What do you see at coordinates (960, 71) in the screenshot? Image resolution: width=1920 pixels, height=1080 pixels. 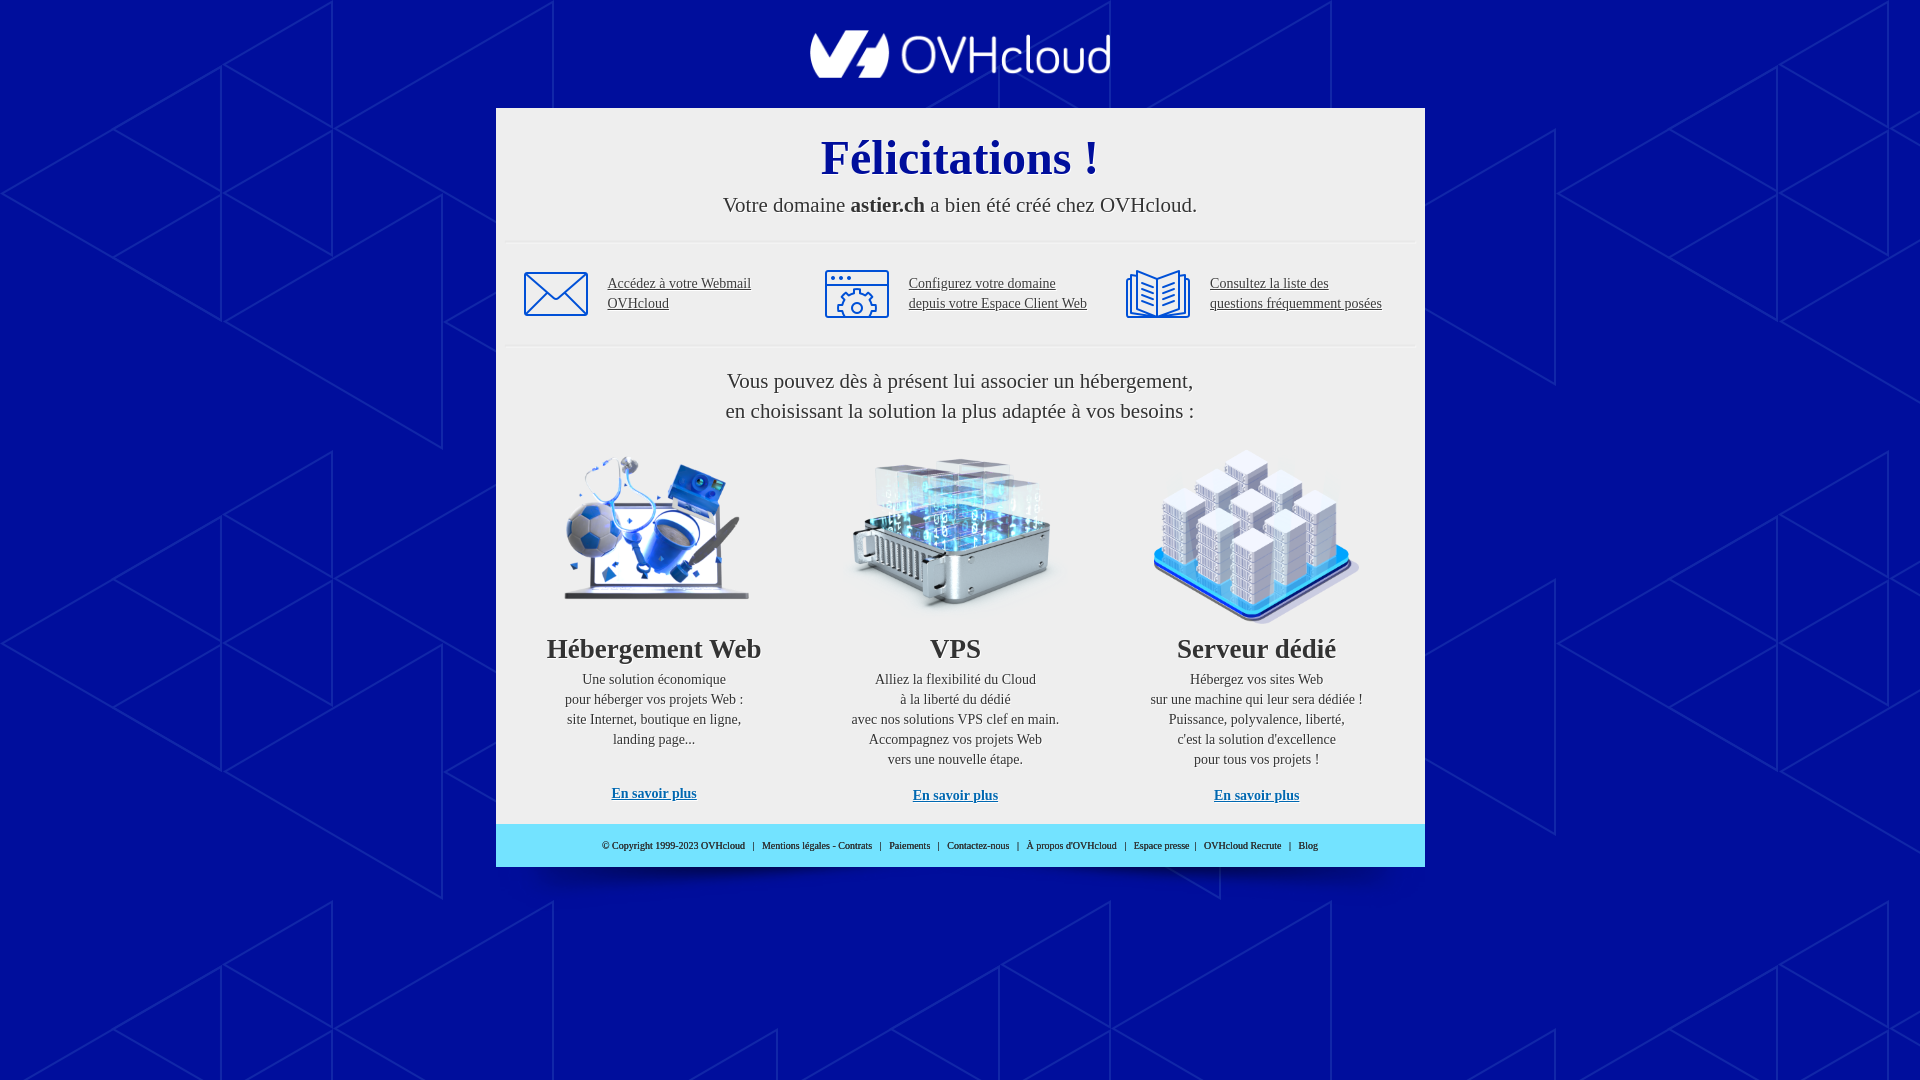 I see `'OVHcloud'` at bounding box center [960, 71].